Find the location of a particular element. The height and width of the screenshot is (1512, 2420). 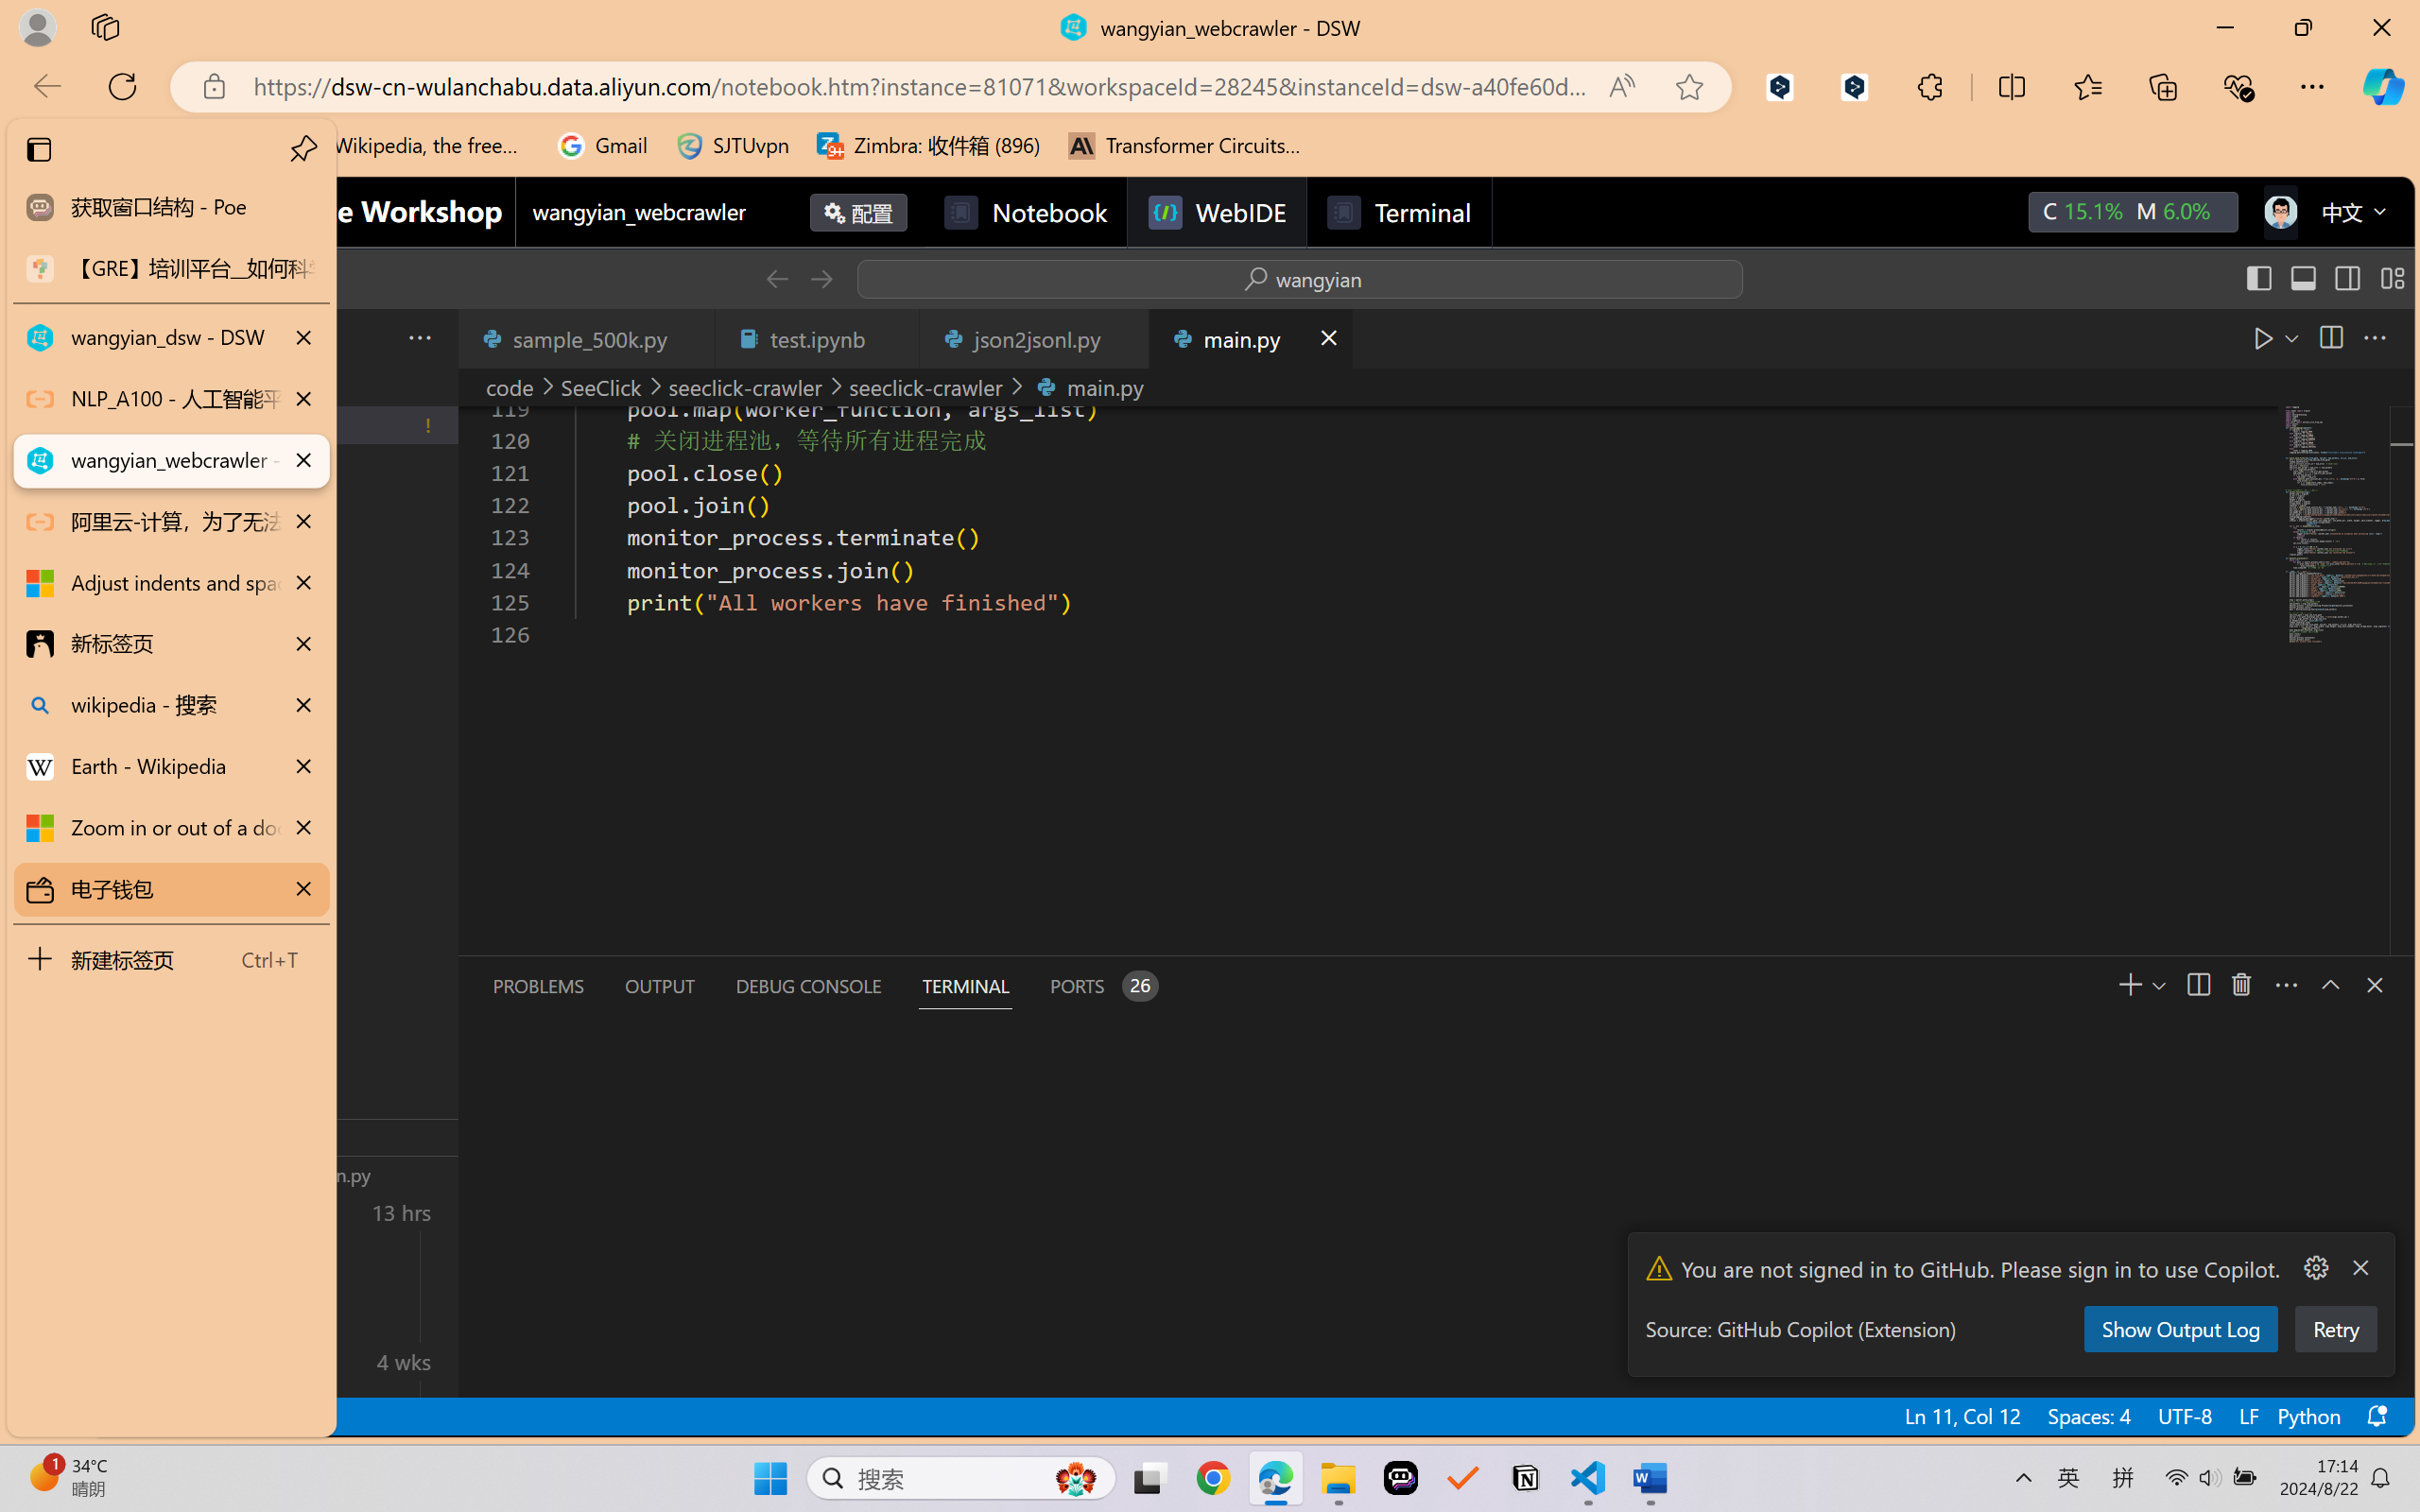

'Copilot (Ctrl+Shift+.)' is located at coordinates (2383, 86).